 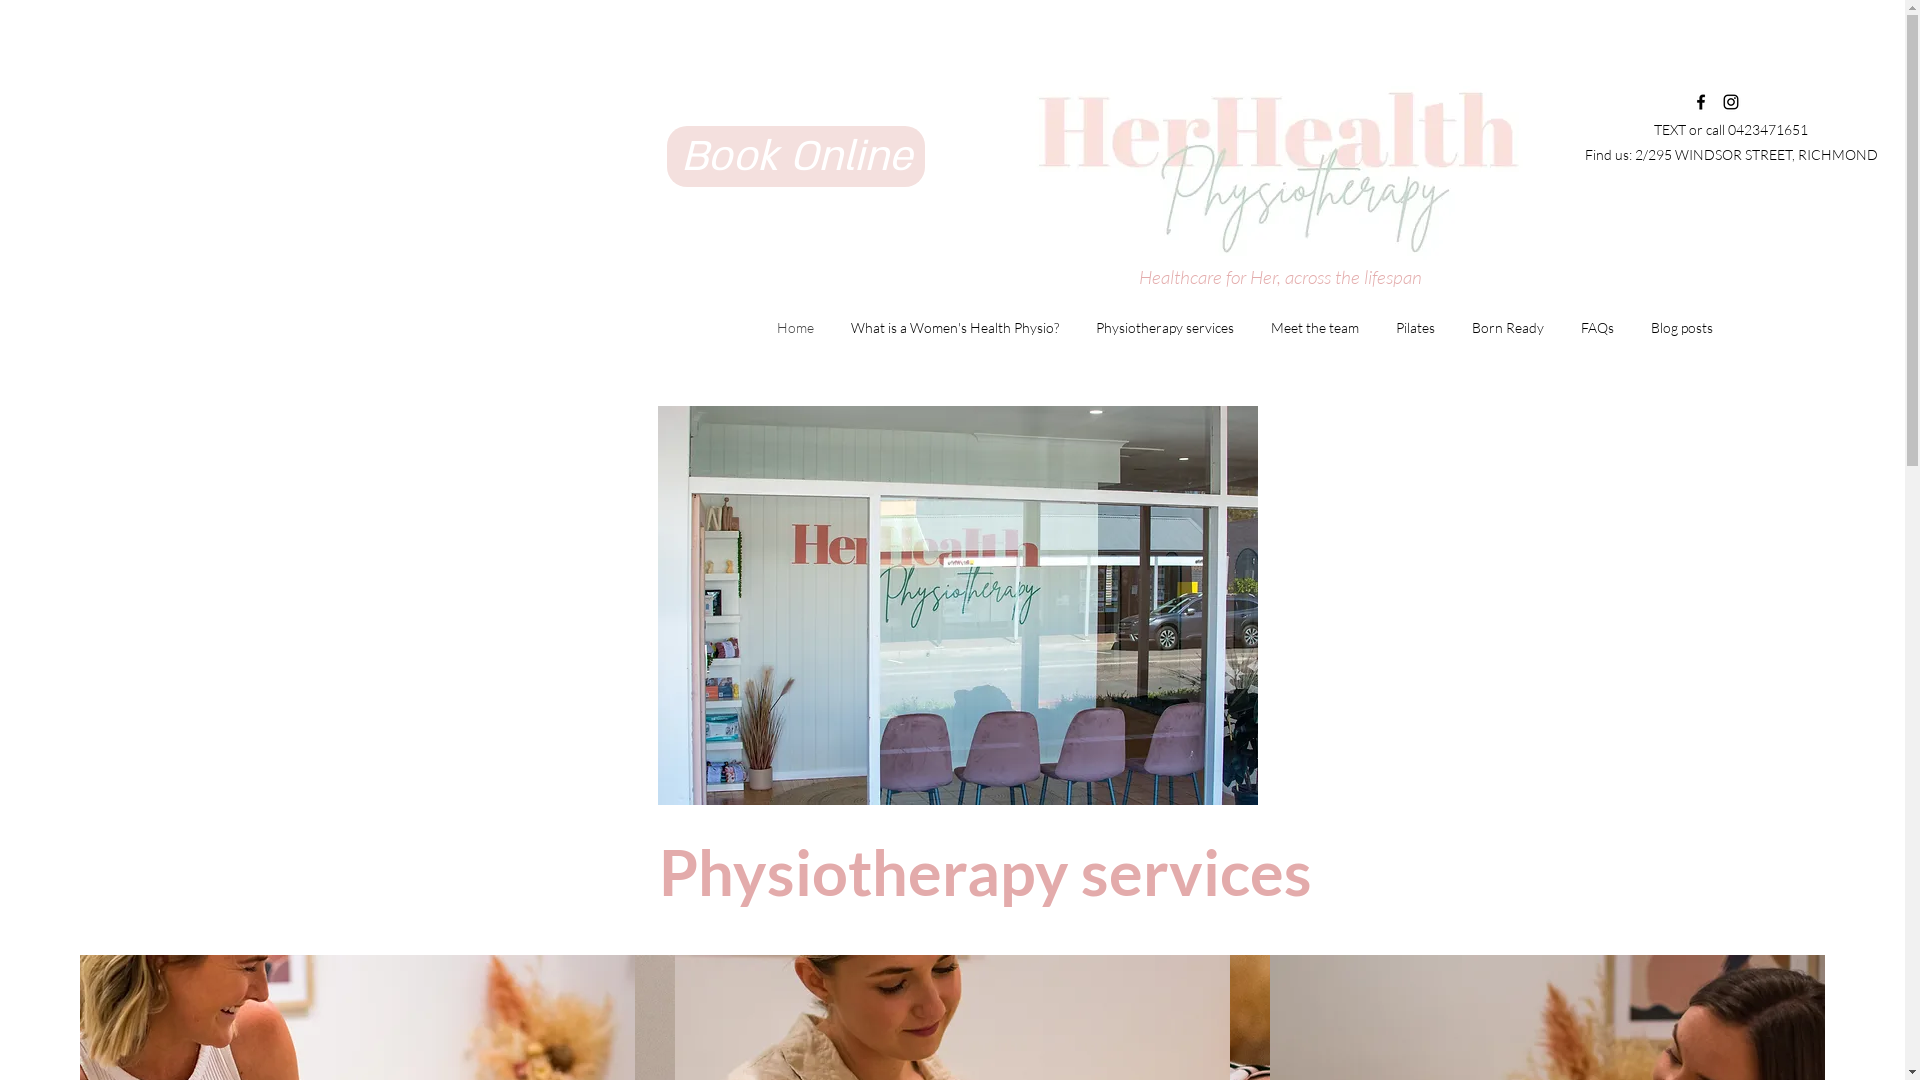 What do you see at coordinates (1314, 326) in the screenshot?
I see `'Meet the team'` at bounding box center [1314, 326].